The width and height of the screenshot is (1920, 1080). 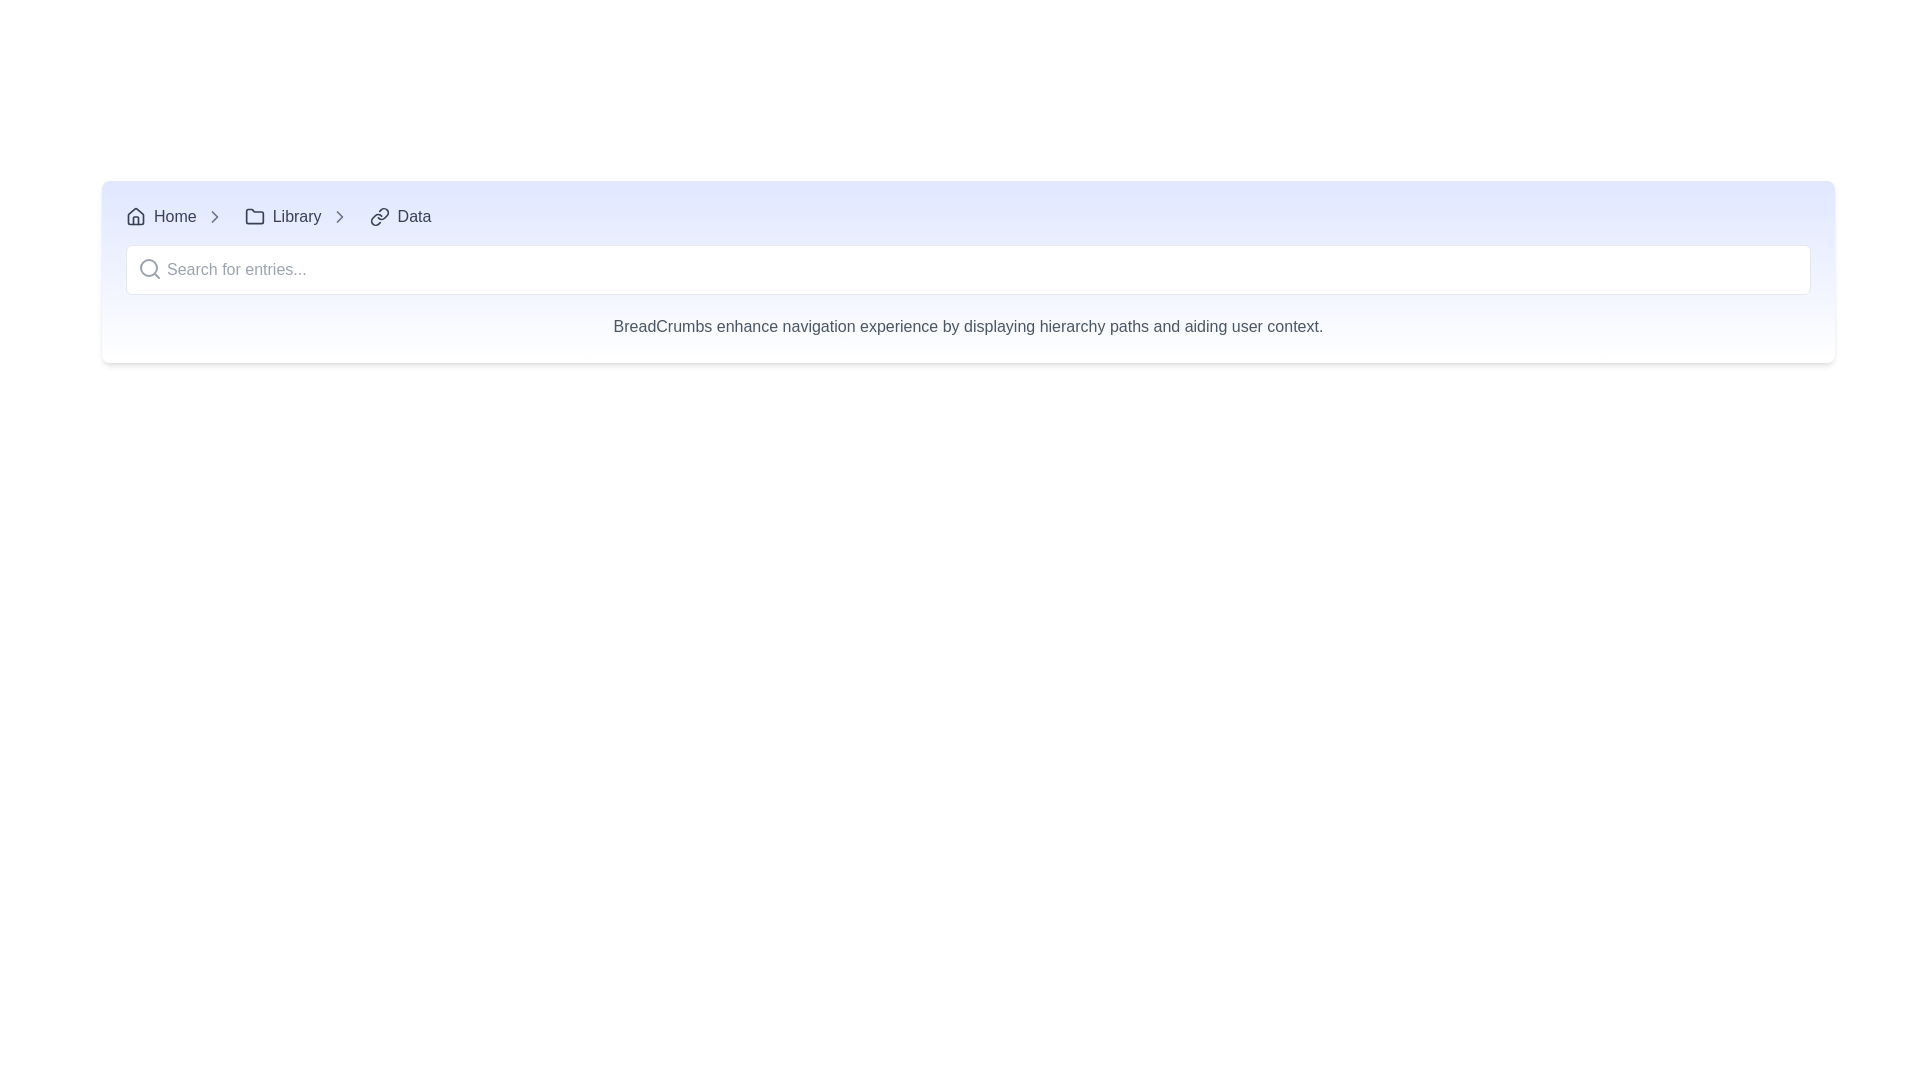 What do you see at coordinates (339, 216) in the screenshot?
I see `the chevron-shaped right arrow icon in the breadcrumb navigation interface that follows the 'Library' label` at bounding box center [339, 216].